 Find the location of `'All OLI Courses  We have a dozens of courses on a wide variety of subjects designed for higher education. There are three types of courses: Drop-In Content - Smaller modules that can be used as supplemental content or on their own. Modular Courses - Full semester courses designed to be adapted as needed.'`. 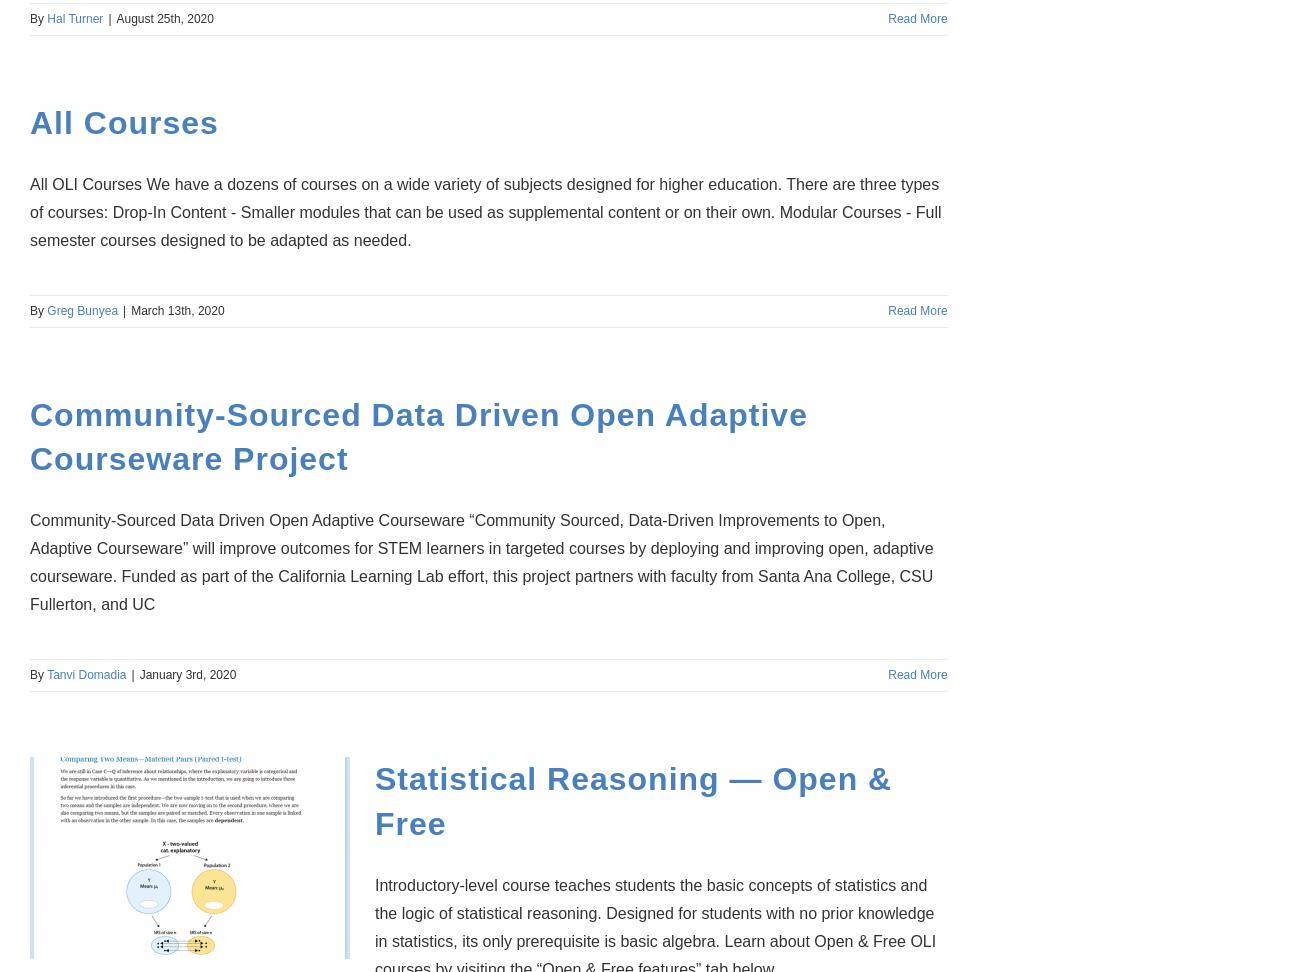

'All OLI Courses  We have a dozens of courses on a wide variety of subjects designed for higher education. There are three types of courses: Drop-In Content - Smaller modules that can be used as supplemental content or on their own. Modular Courses - Full semester courses designed to be adapted as needed.' is located at coordinates (29, 210).